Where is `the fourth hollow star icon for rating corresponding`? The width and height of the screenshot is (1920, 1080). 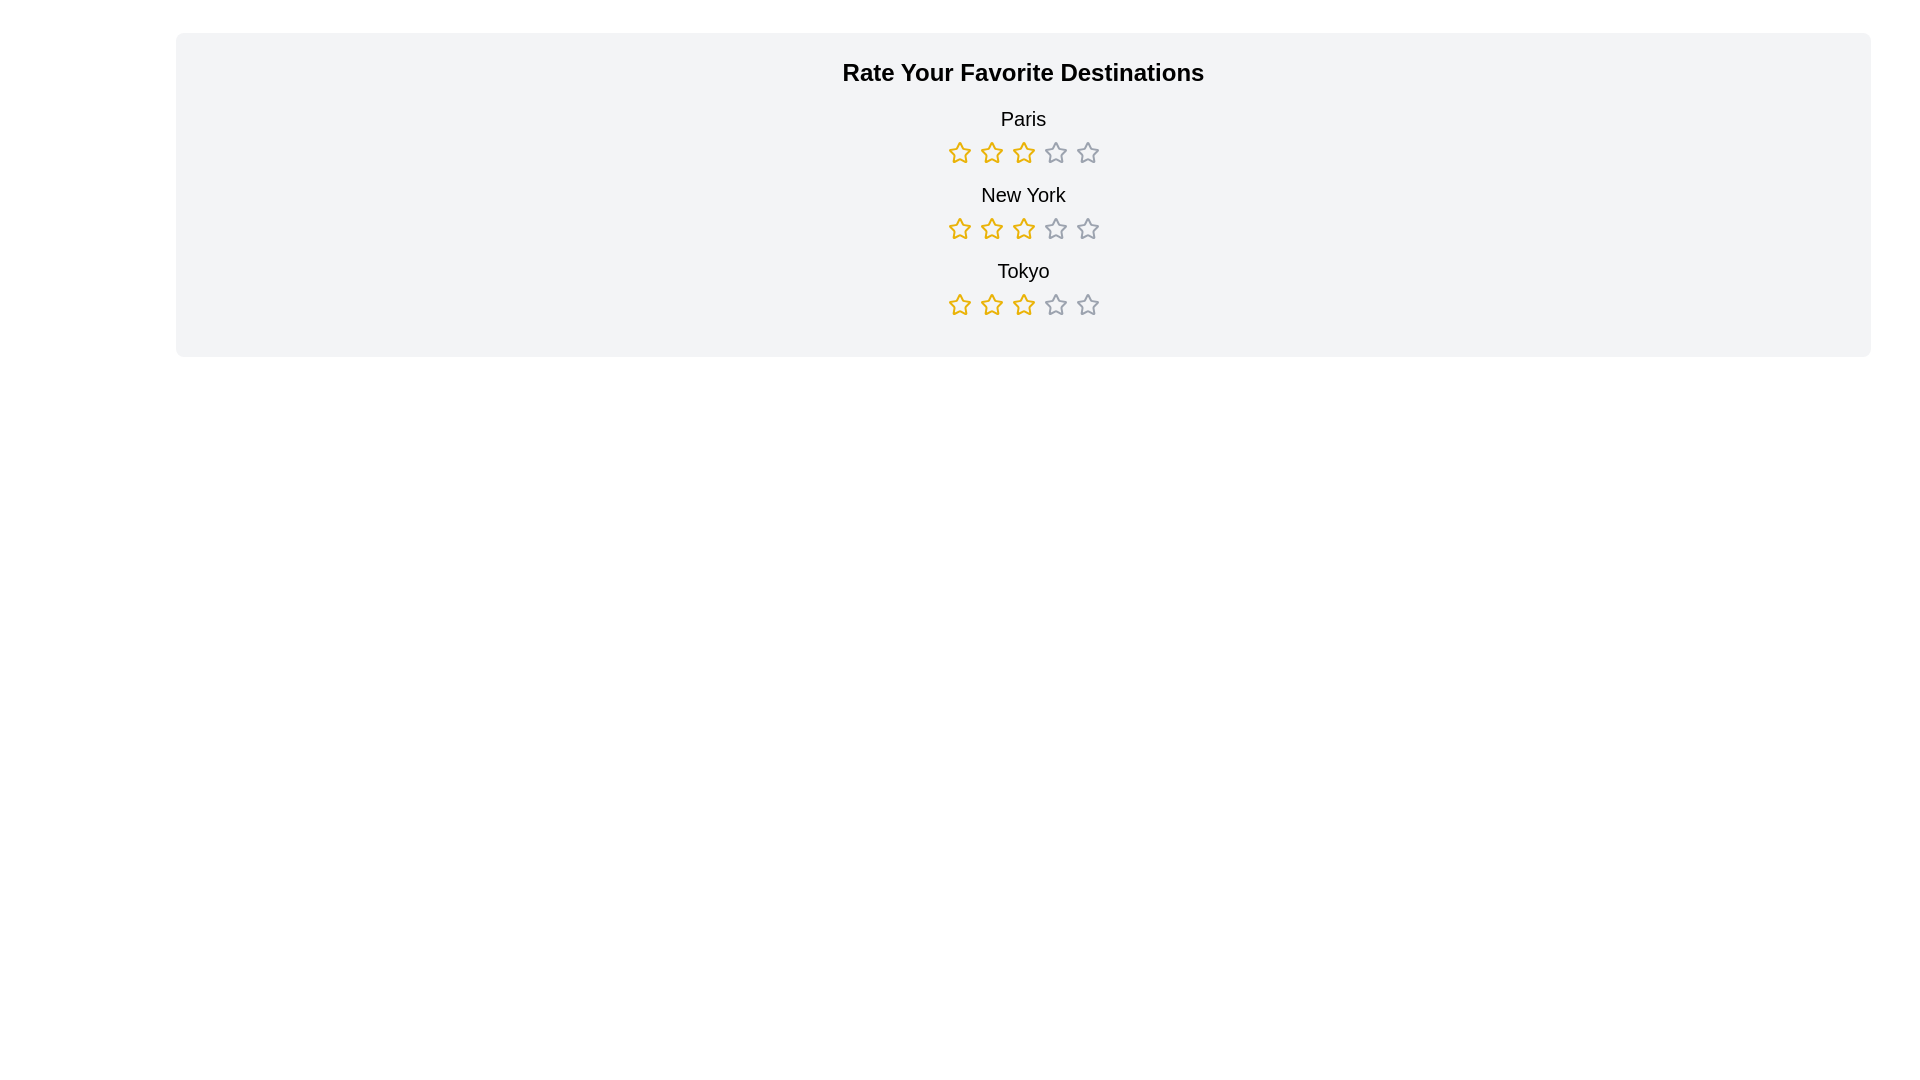
the fourth hollow star icon for rating corresponding is located at coordinates (1054, 304).